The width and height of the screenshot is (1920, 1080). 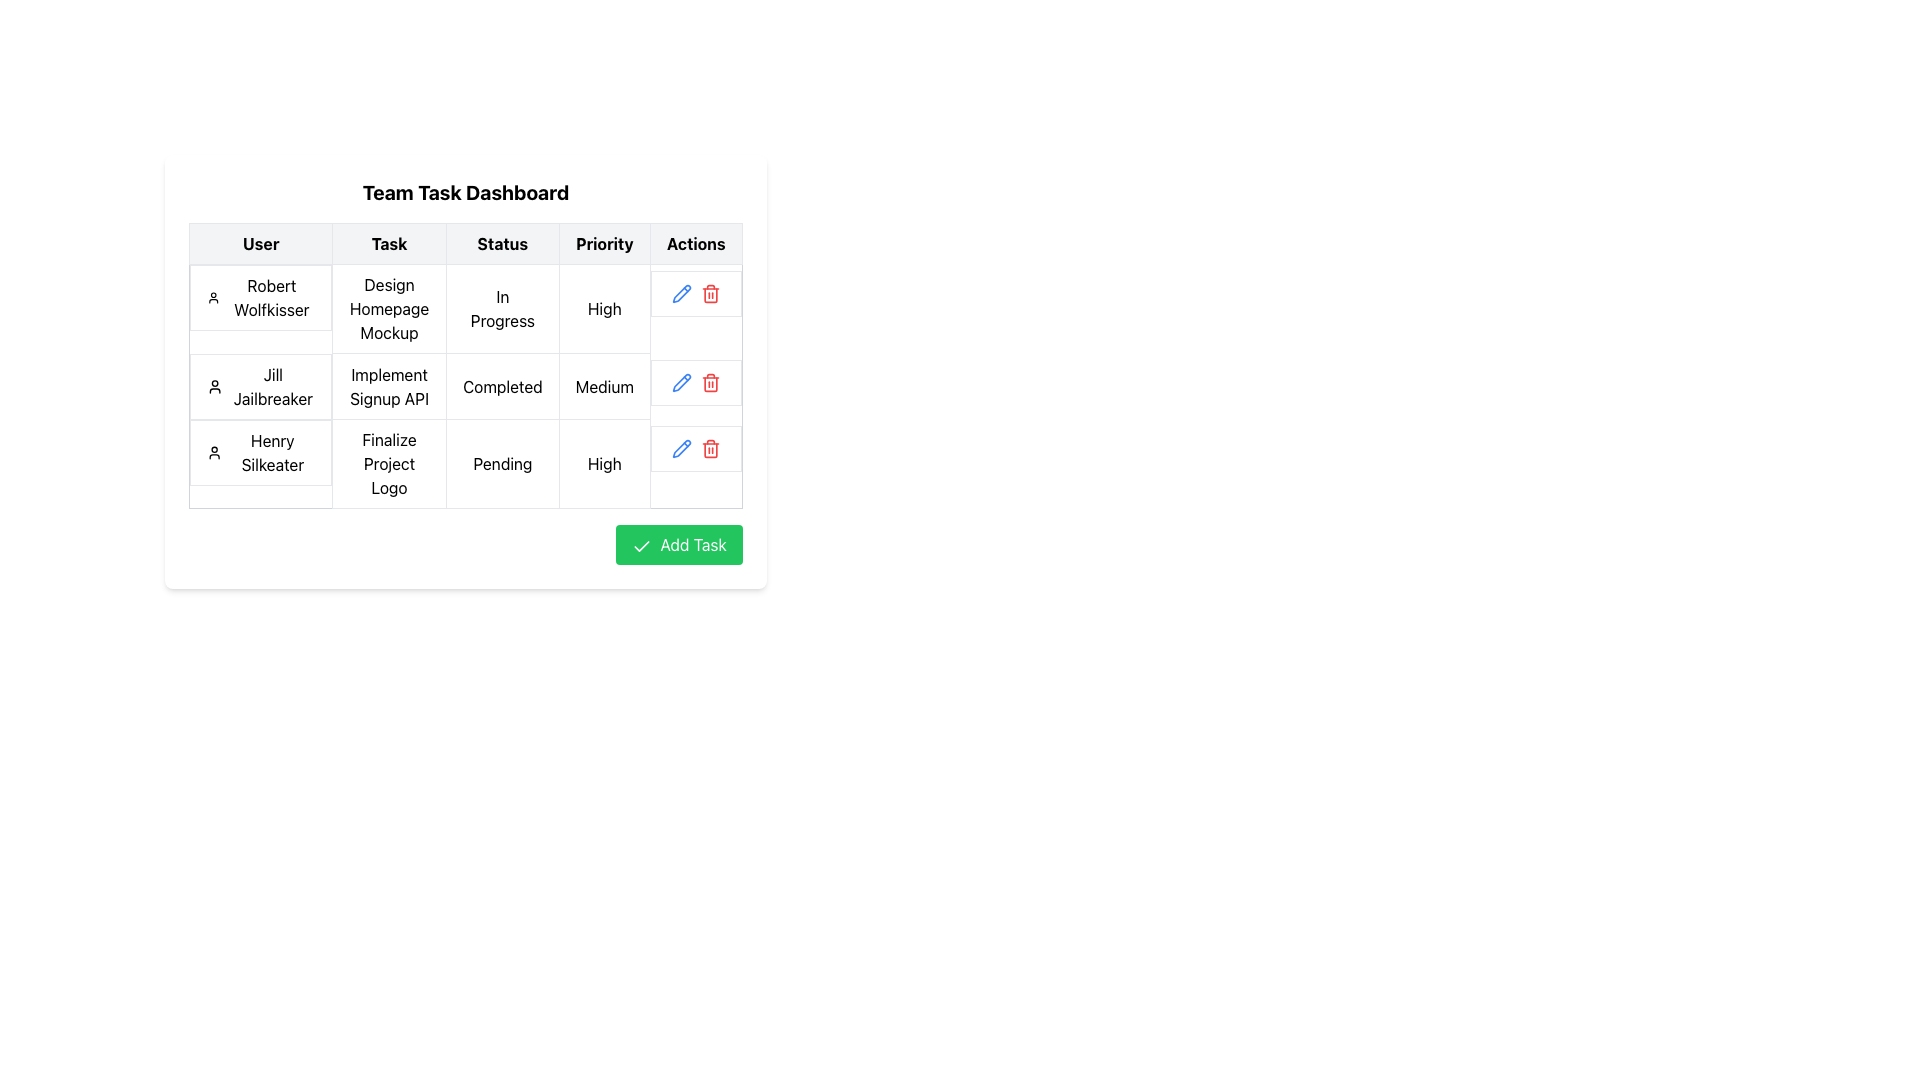 What do you see at coordinates (710, 293) in the screenshot?
I see `the delete button icon in the 'Actions' column of the second row in the task management interface` at bounding box center [710, 293].